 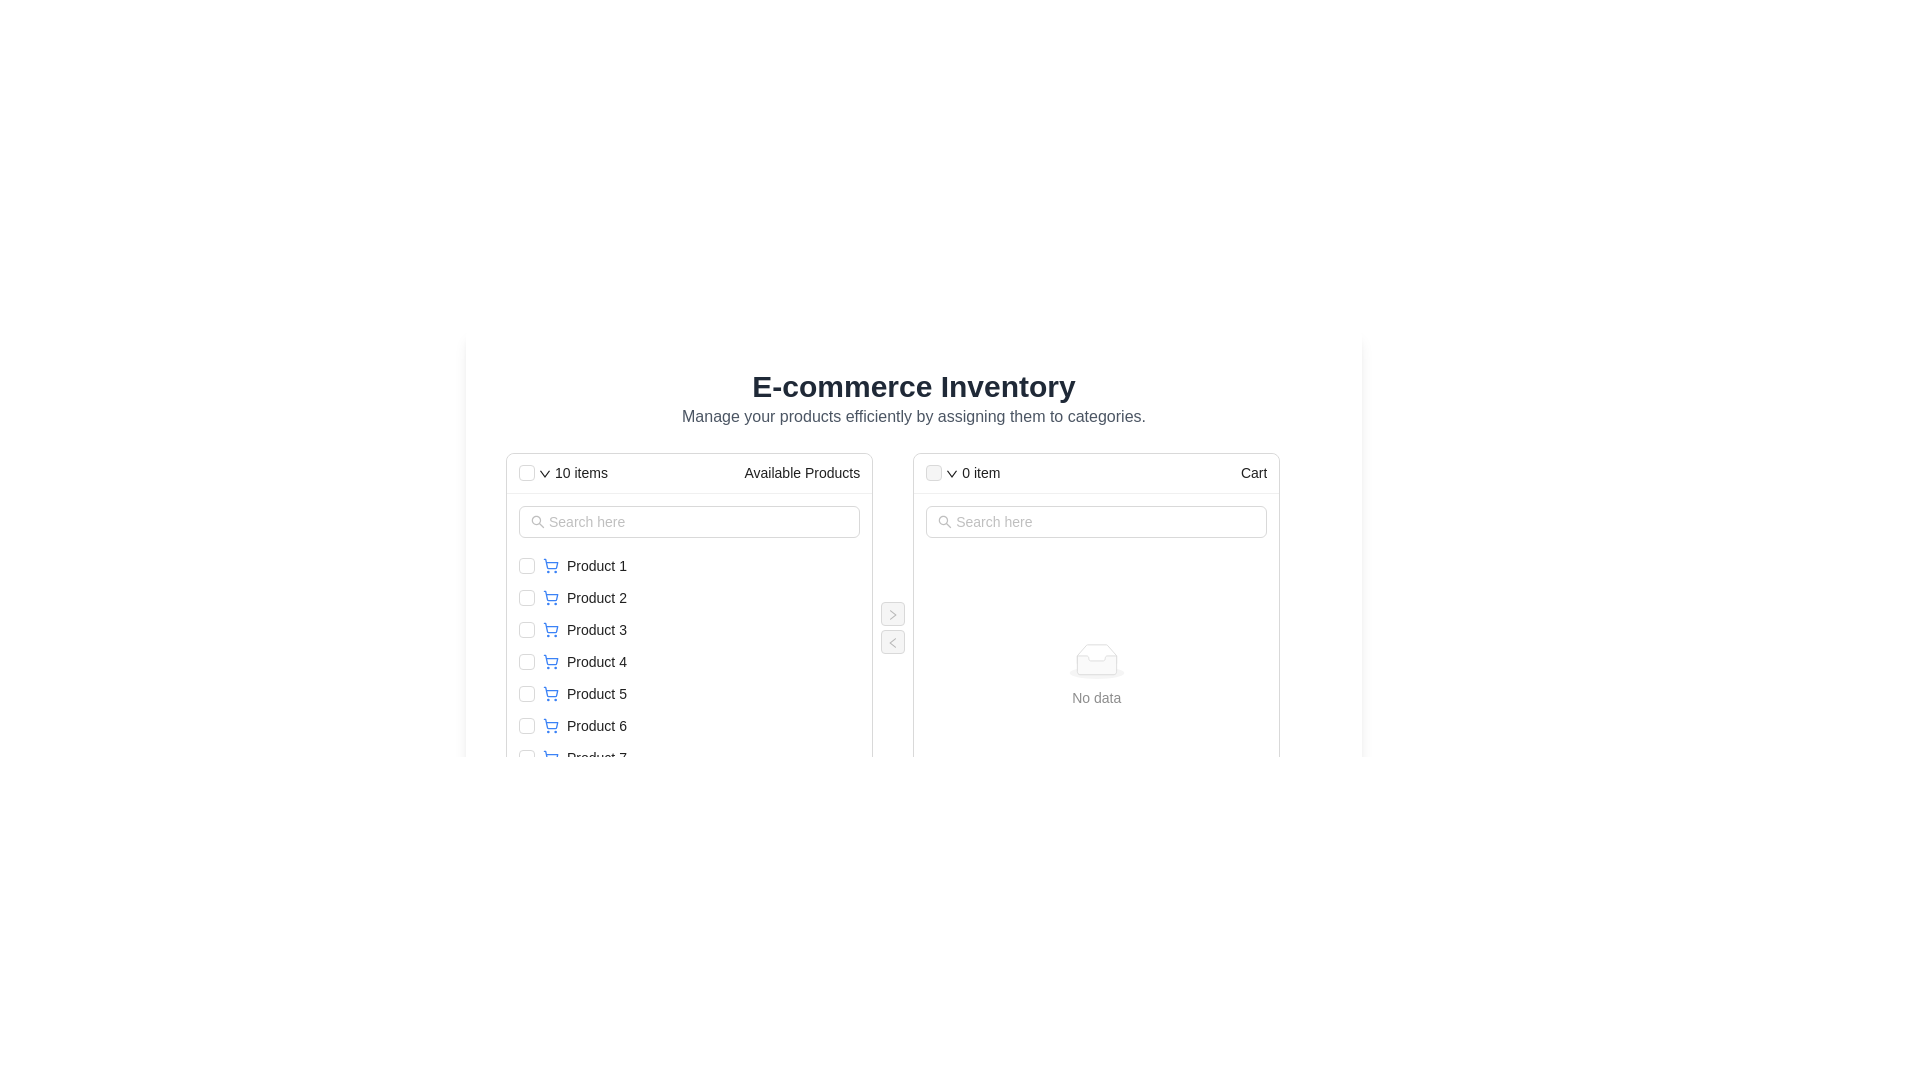 I want to click on the seventh item in the vertically arranged list of products under the 'Available Products' section, so click(x=701, y=758).